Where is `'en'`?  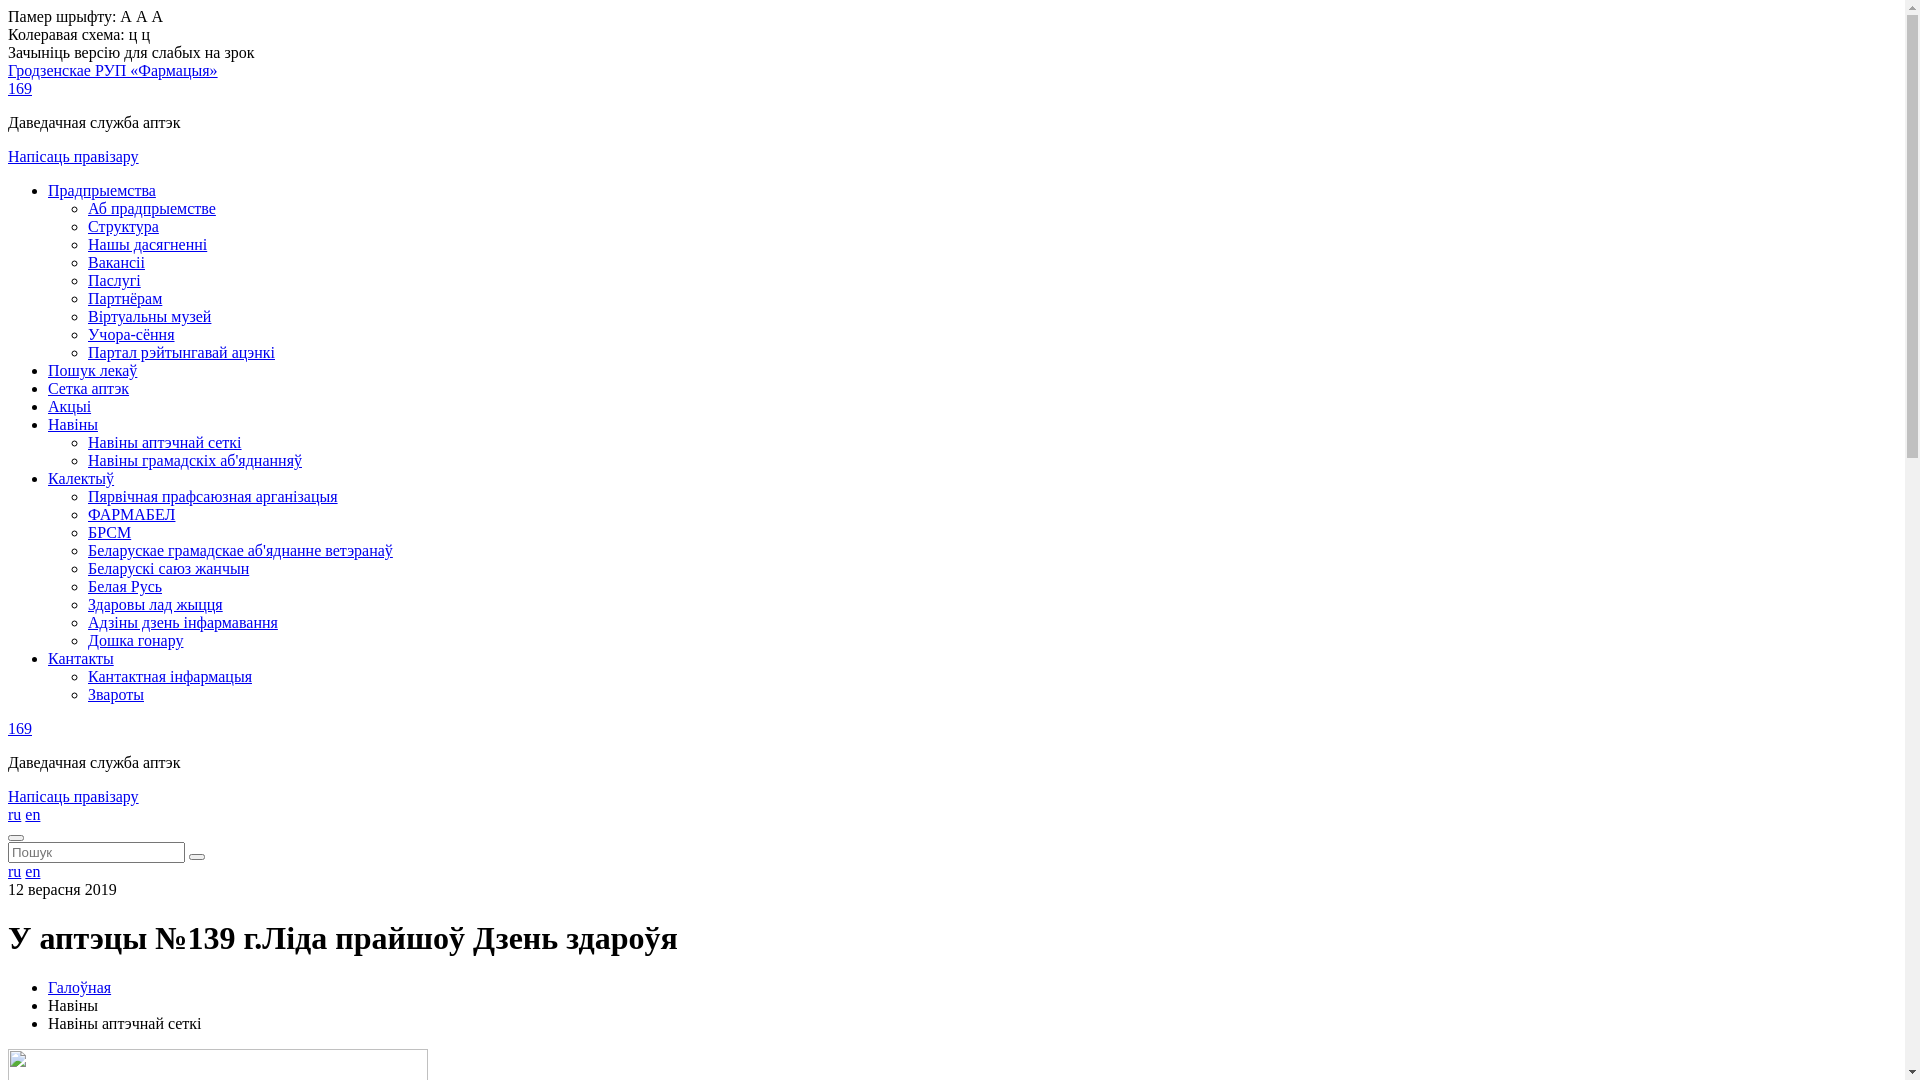
'en' is located at coordinates (32, 870).